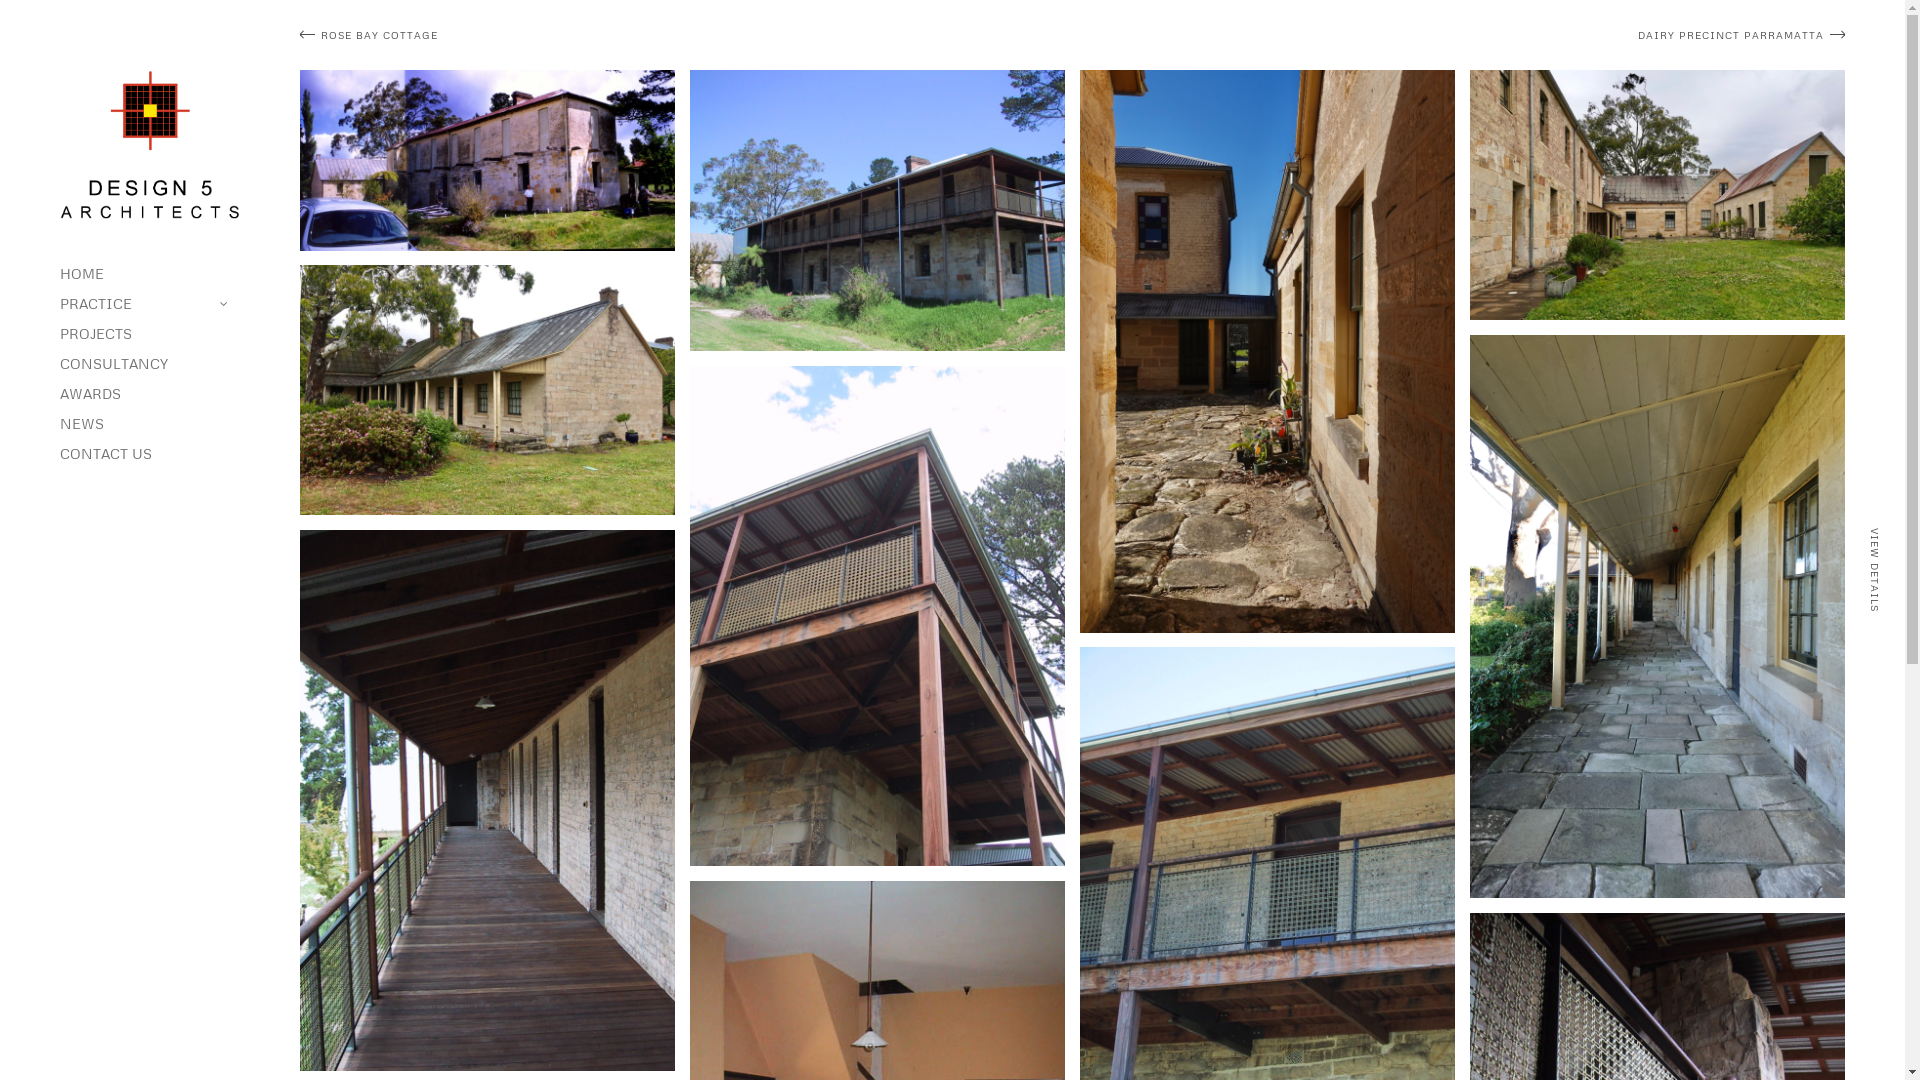 This screenshot has width=1920, height=1080. What do you see at coordinates (148, 363) in the screenshot?
I see `'CONSULTANCY'` at bounding box center [148, 363].